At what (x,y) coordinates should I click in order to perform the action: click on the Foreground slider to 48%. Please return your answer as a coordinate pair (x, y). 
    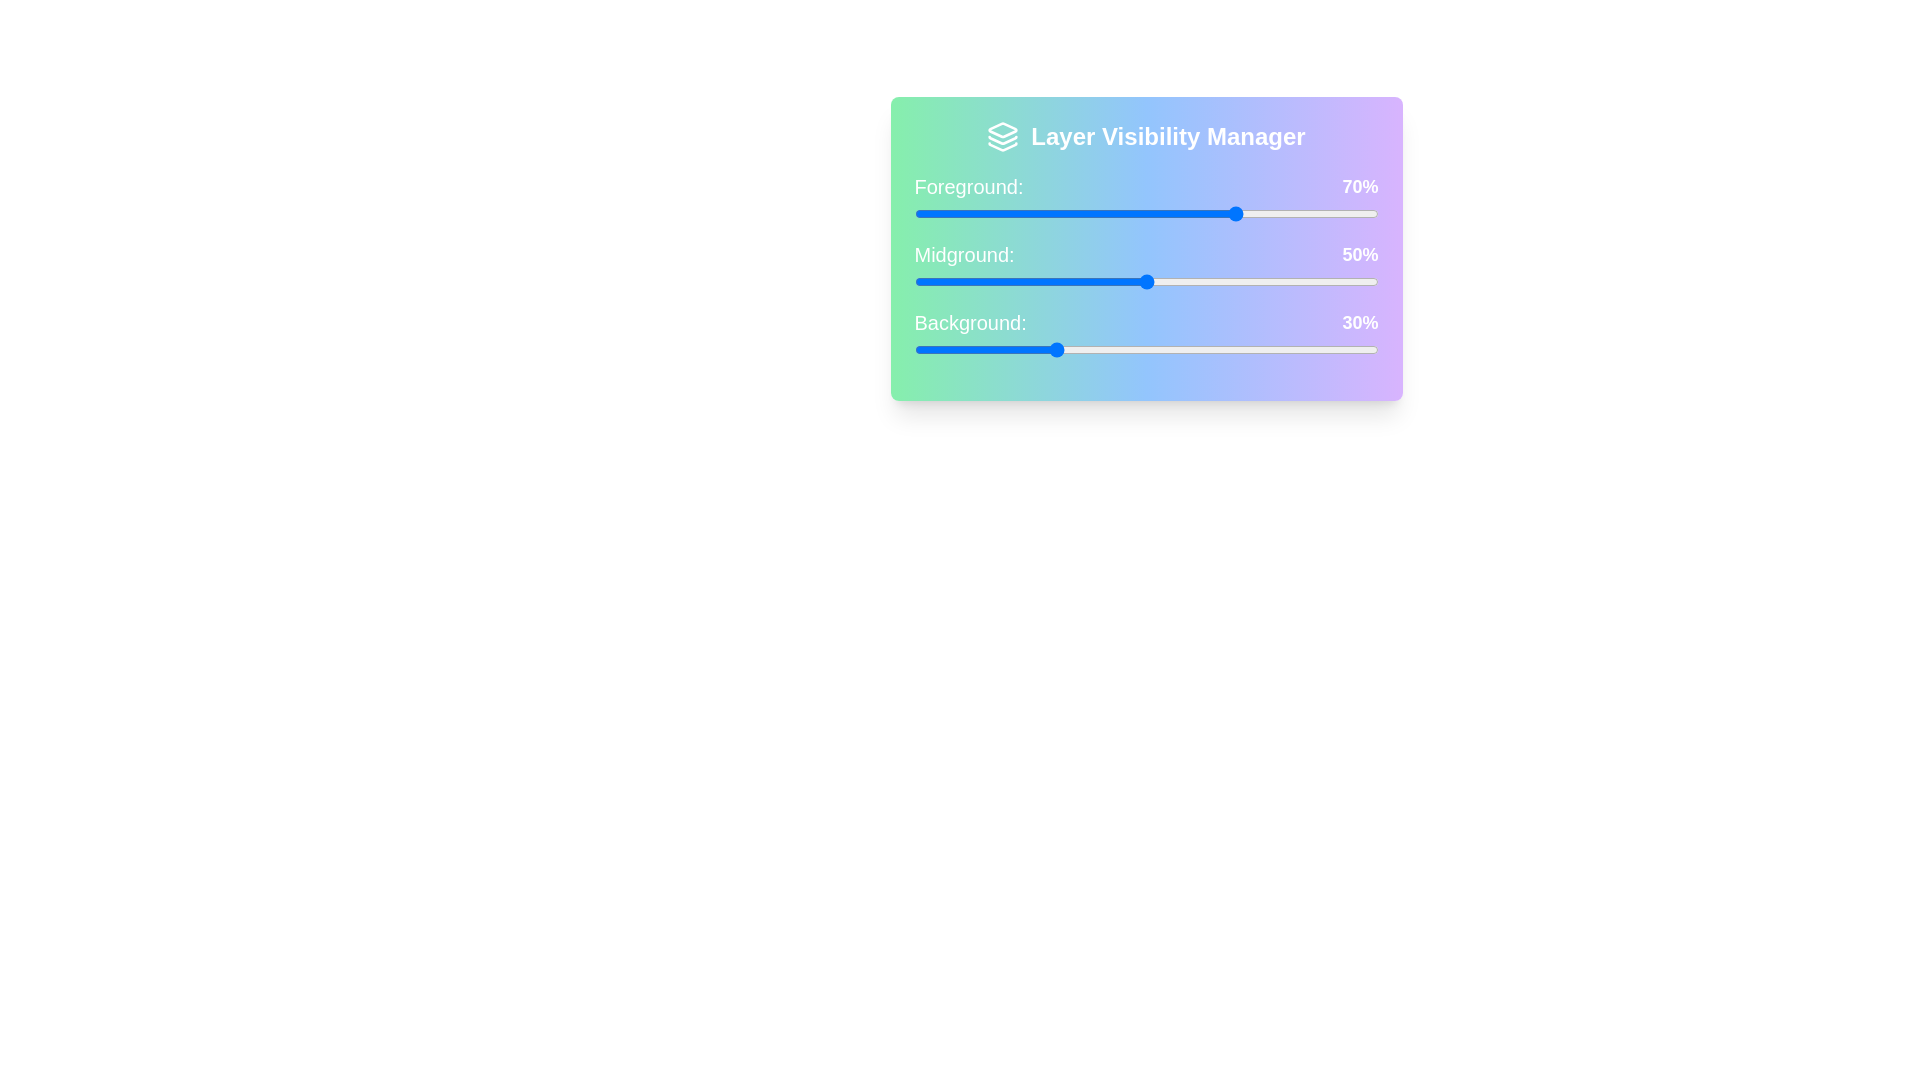
    Looking at the image, I should click on (1137, 213).